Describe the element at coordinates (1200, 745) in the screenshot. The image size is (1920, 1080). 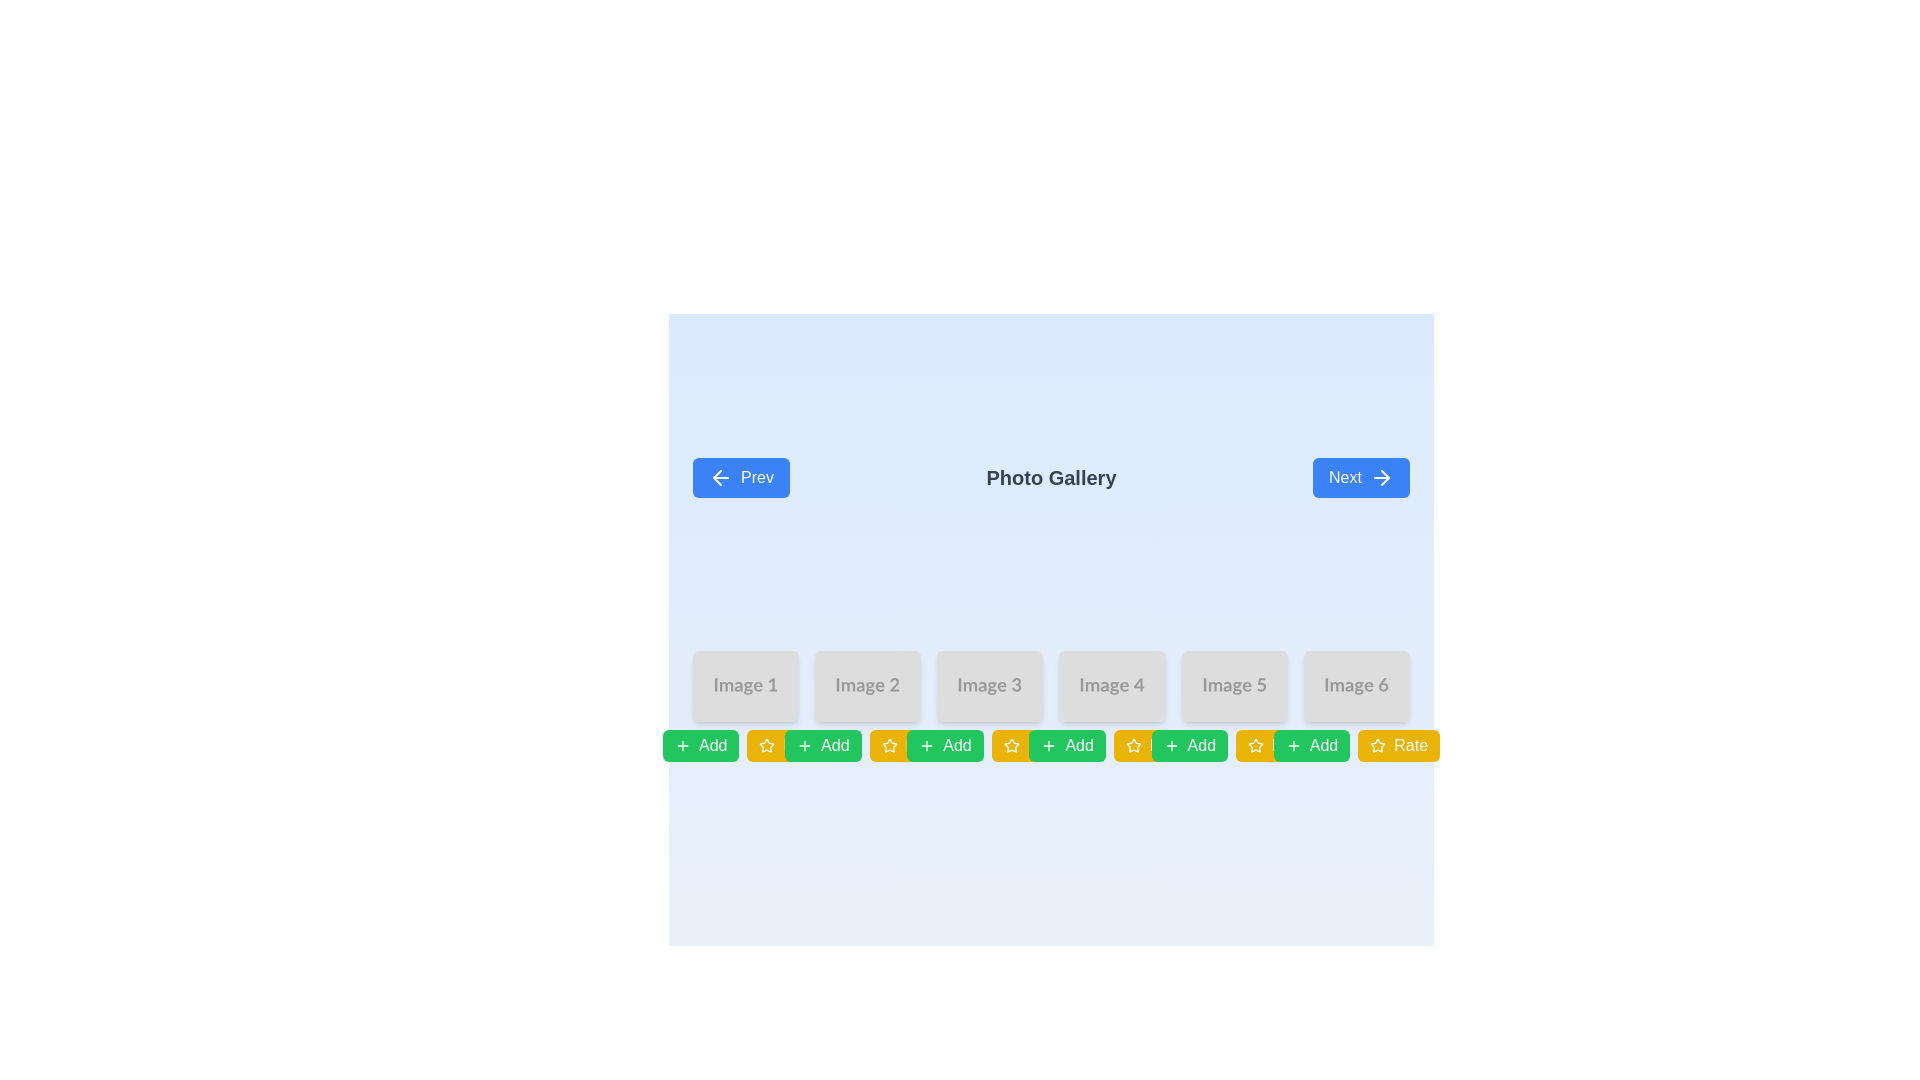
I see `the green rectangular button with rounded corners that has the text 'Add' in white, located below the fifth image in the gallery` at that location.